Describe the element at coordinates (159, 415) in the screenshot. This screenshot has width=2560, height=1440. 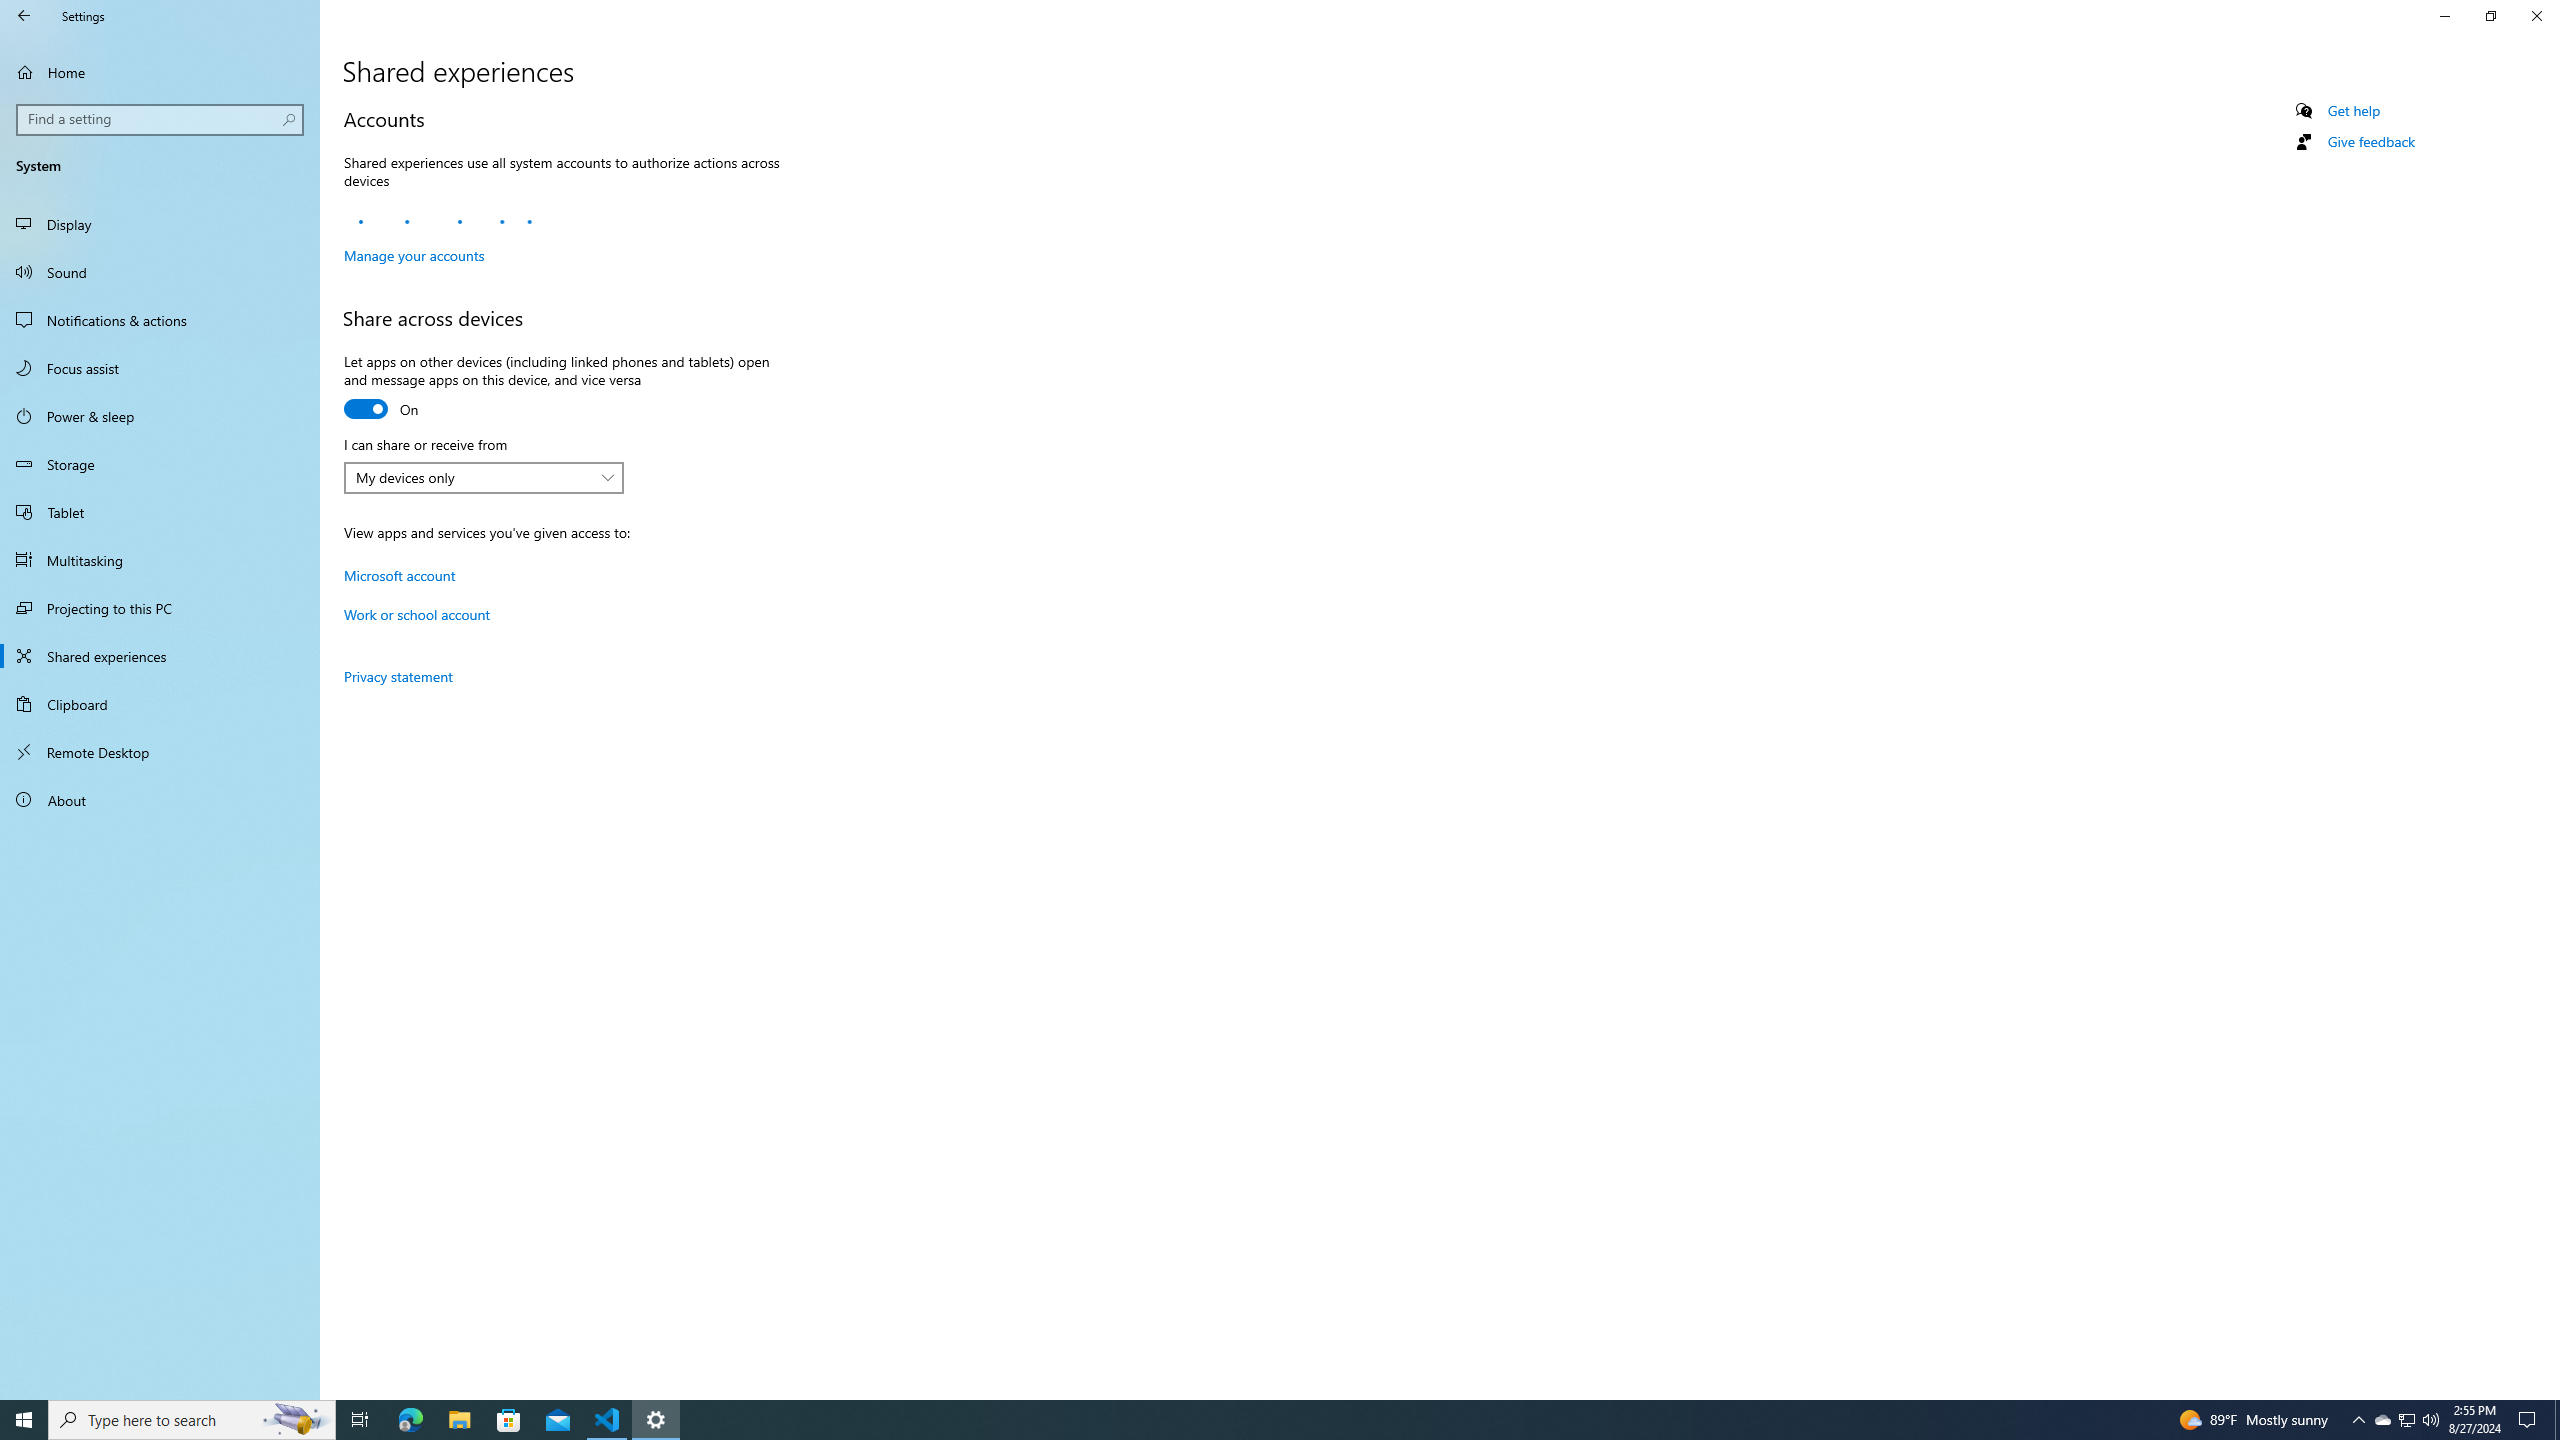
I see `'Power & sleep'` at that location.